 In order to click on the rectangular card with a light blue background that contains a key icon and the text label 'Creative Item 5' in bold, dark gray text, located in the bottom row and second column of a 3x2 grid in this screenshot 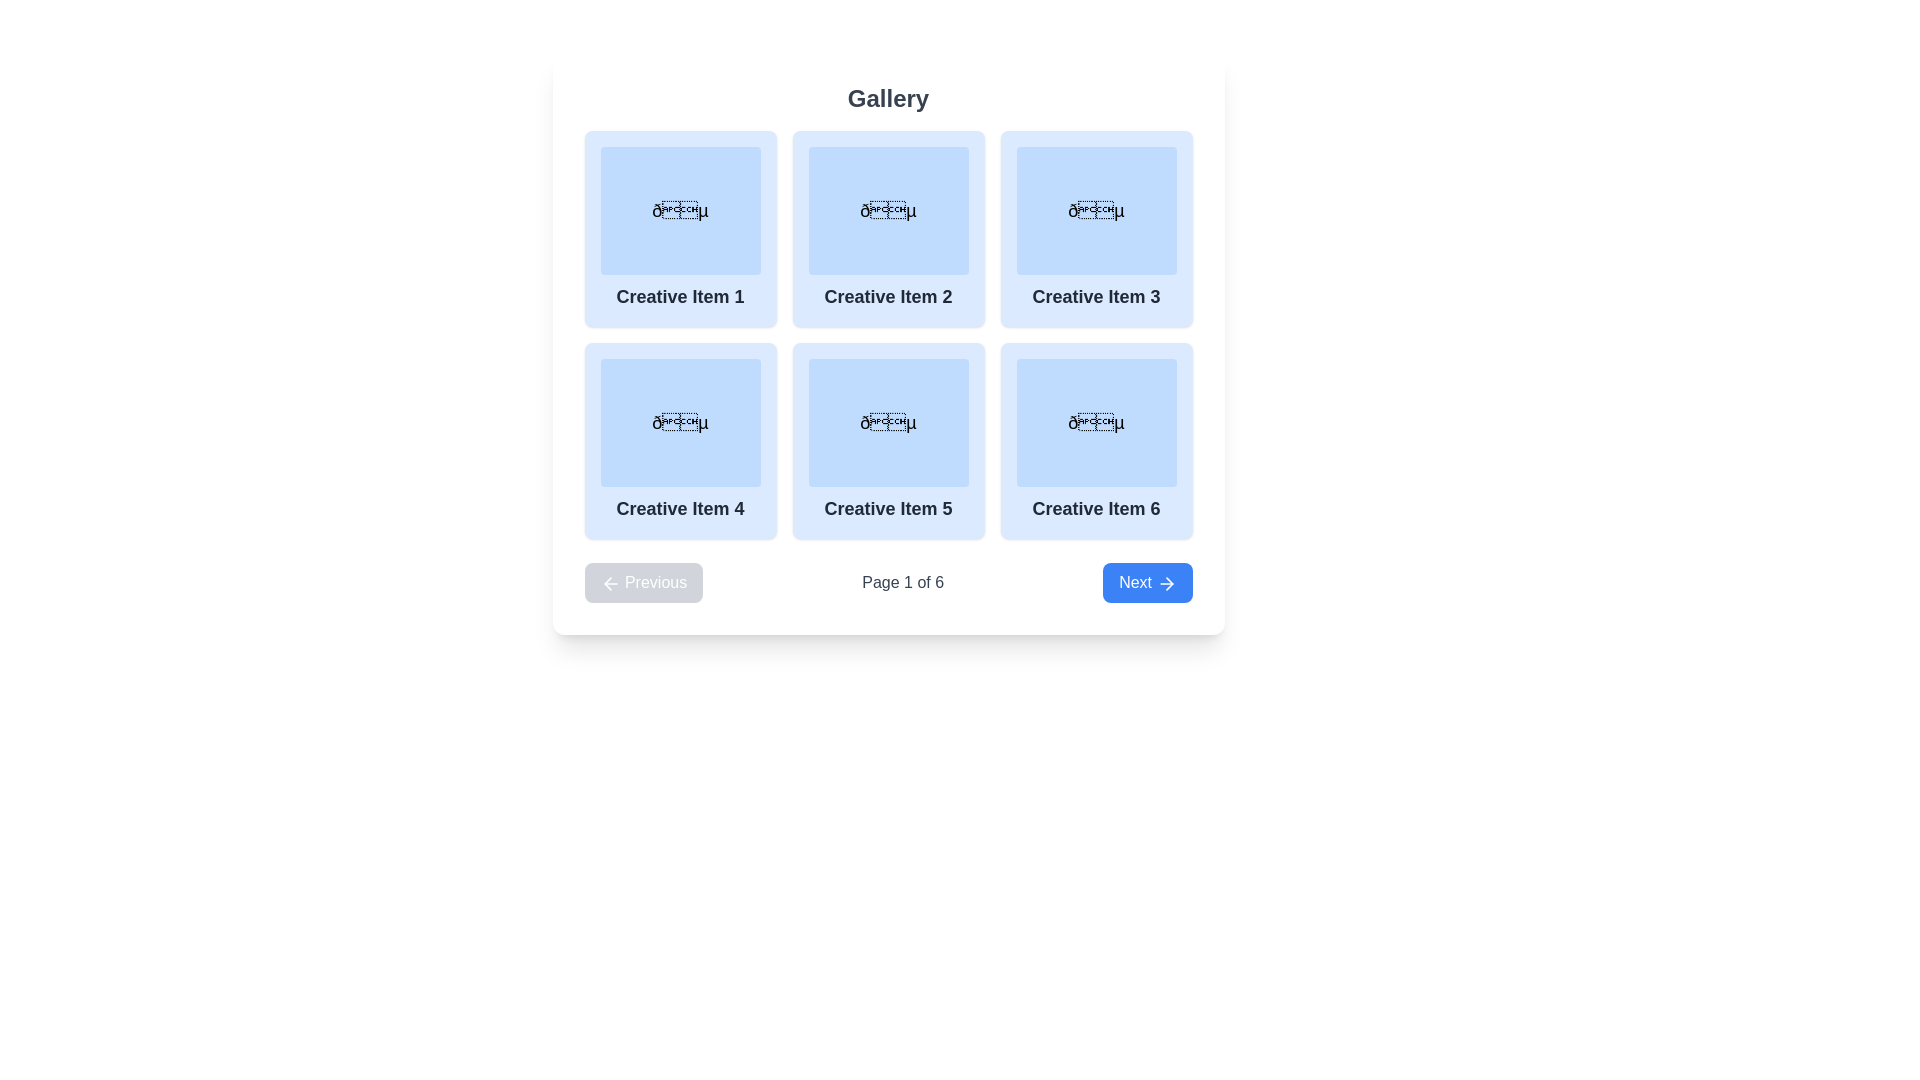, I will do `click(887, 439)`.